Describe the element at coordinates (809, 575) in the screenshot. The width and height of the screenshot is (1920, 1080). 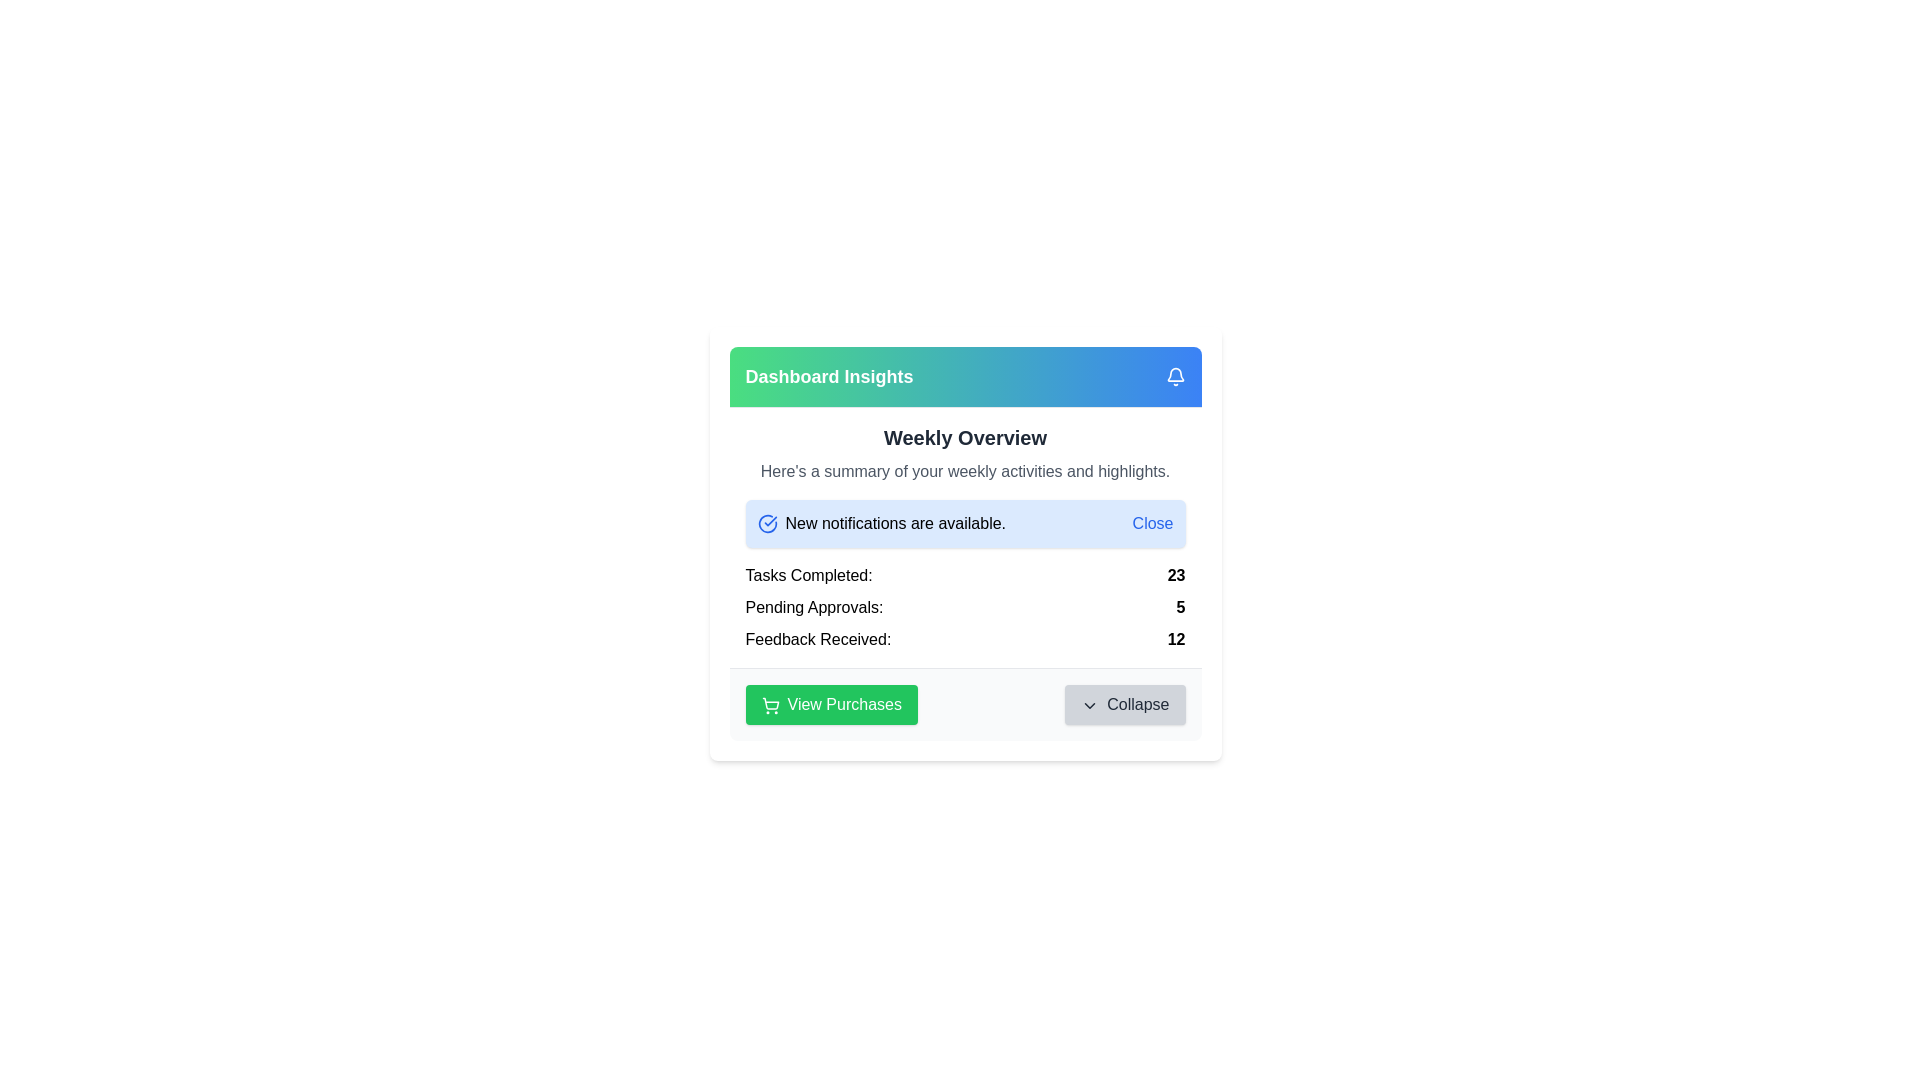
I see `the 'Tasks Completed:' label which is styled in bold black font and located in the second row of the white card layout under 'Weekly Overview'` at that location.